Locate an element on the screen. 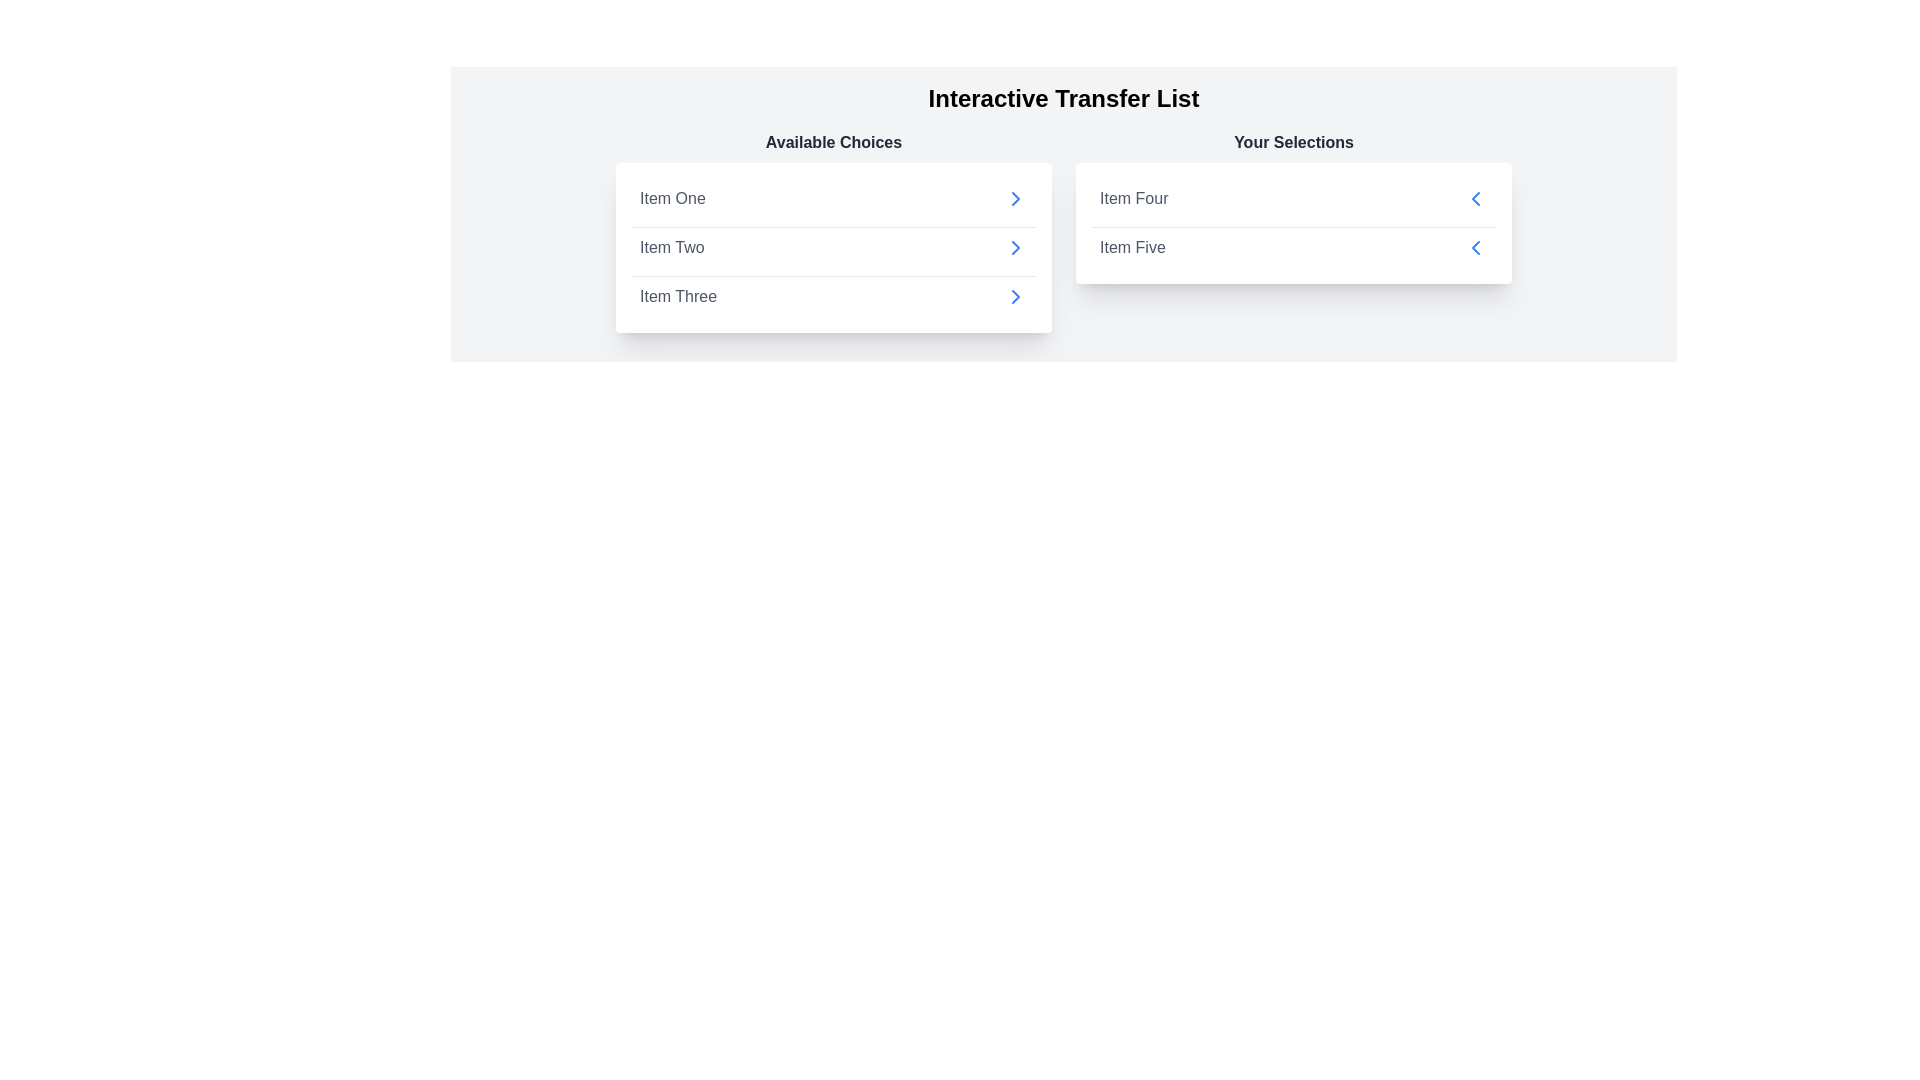 Image resolution: width=1920 pixels, height=1080 pixels. arrow next to the item Item Two in the 'Available Choices' list to transfer it to 'Your Selections' is located at coordinates (1016, 246).